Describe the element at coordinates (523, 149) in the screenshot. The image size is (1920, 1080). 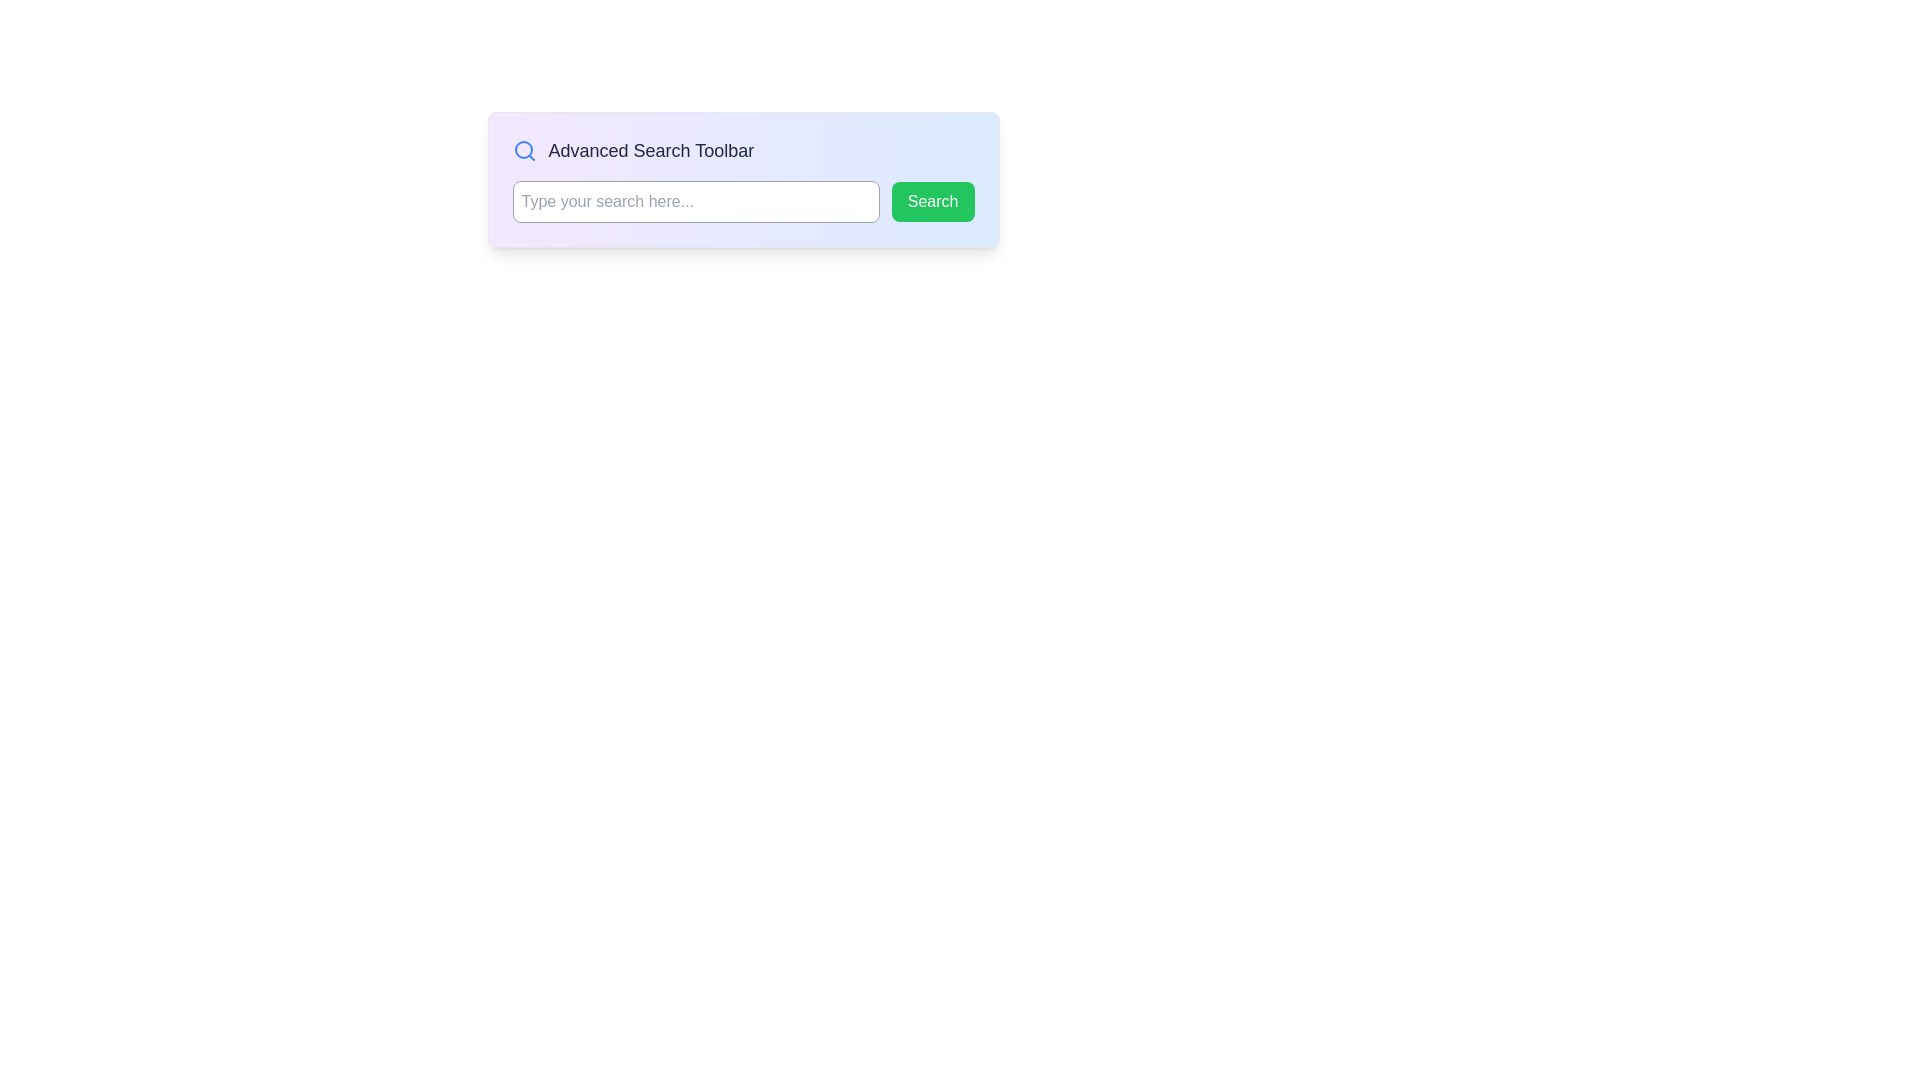
I see `the circular outline of the search icon, which is a decorative SVG element with no fill color, positioned at the center of the search icon` at that location.